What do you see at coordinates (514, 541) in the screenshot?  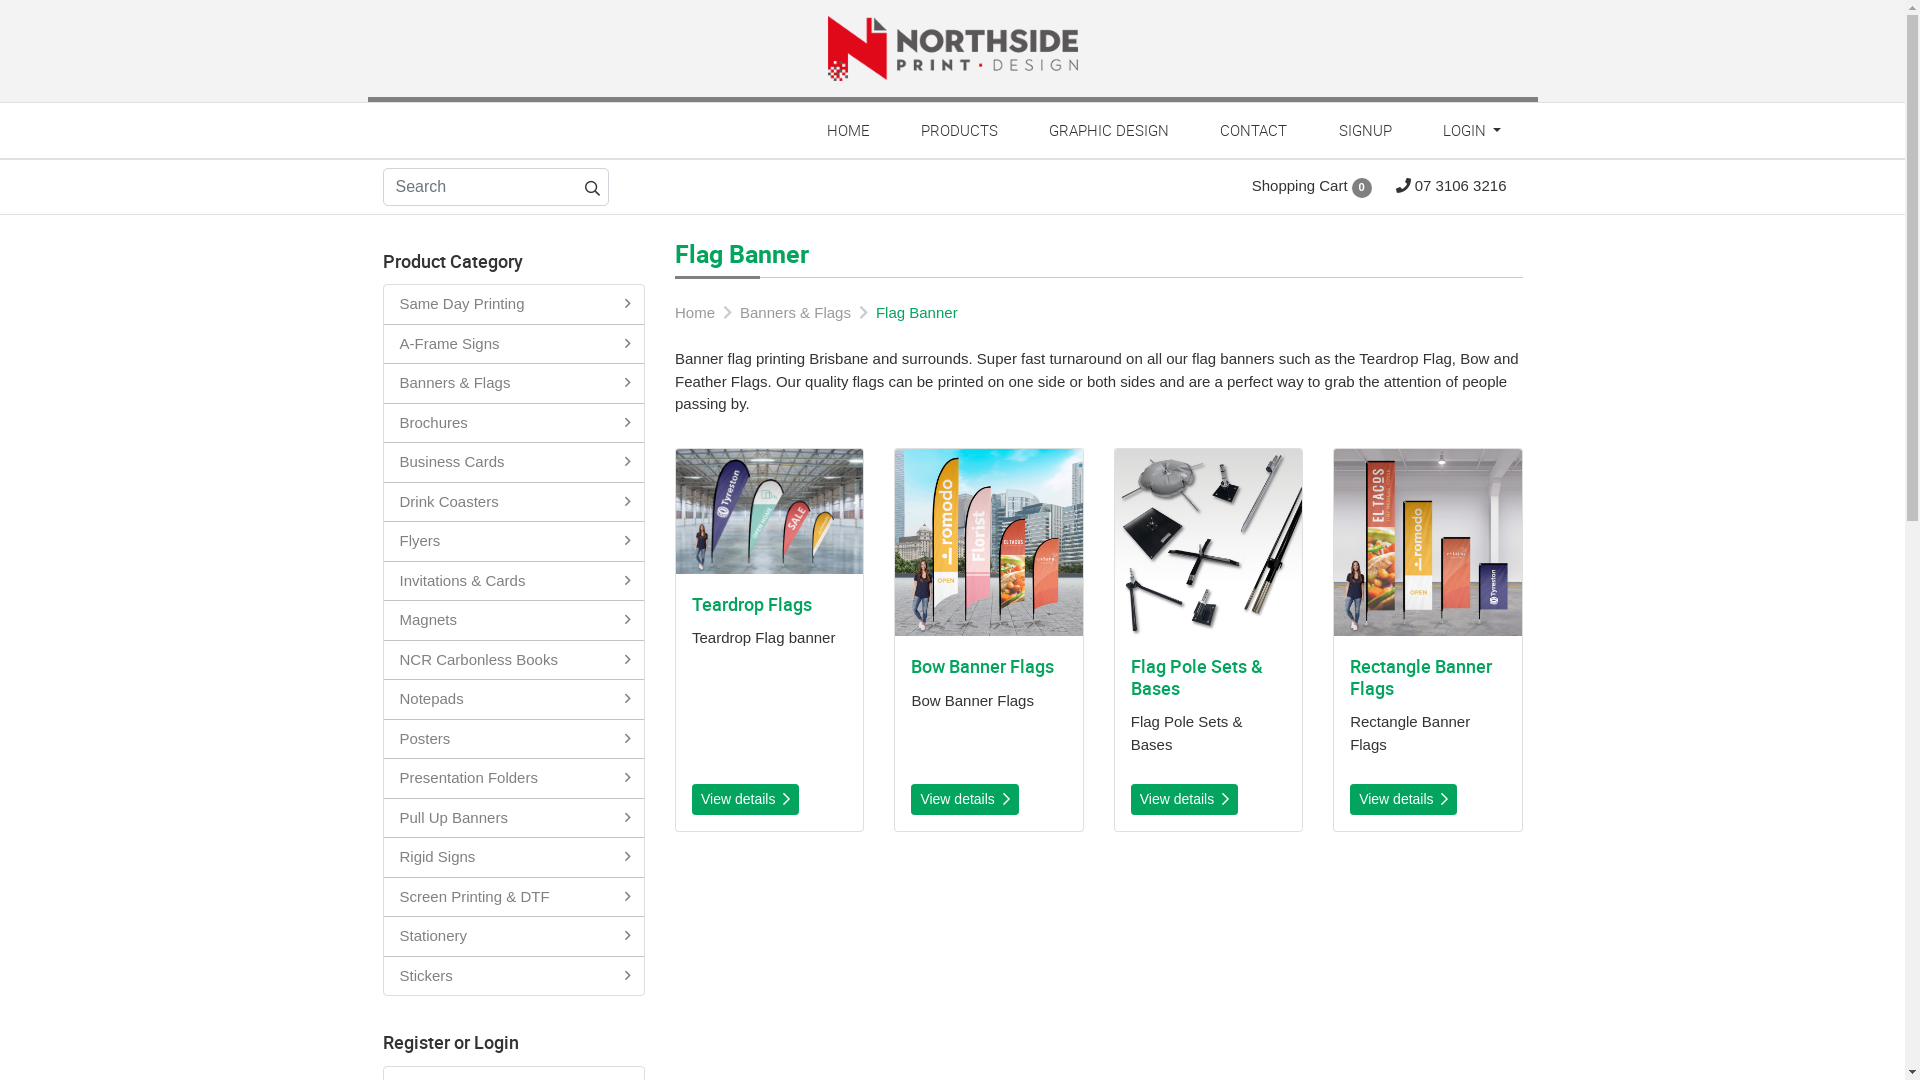 I see `'Flyers'` at bounding box center [514, 541].